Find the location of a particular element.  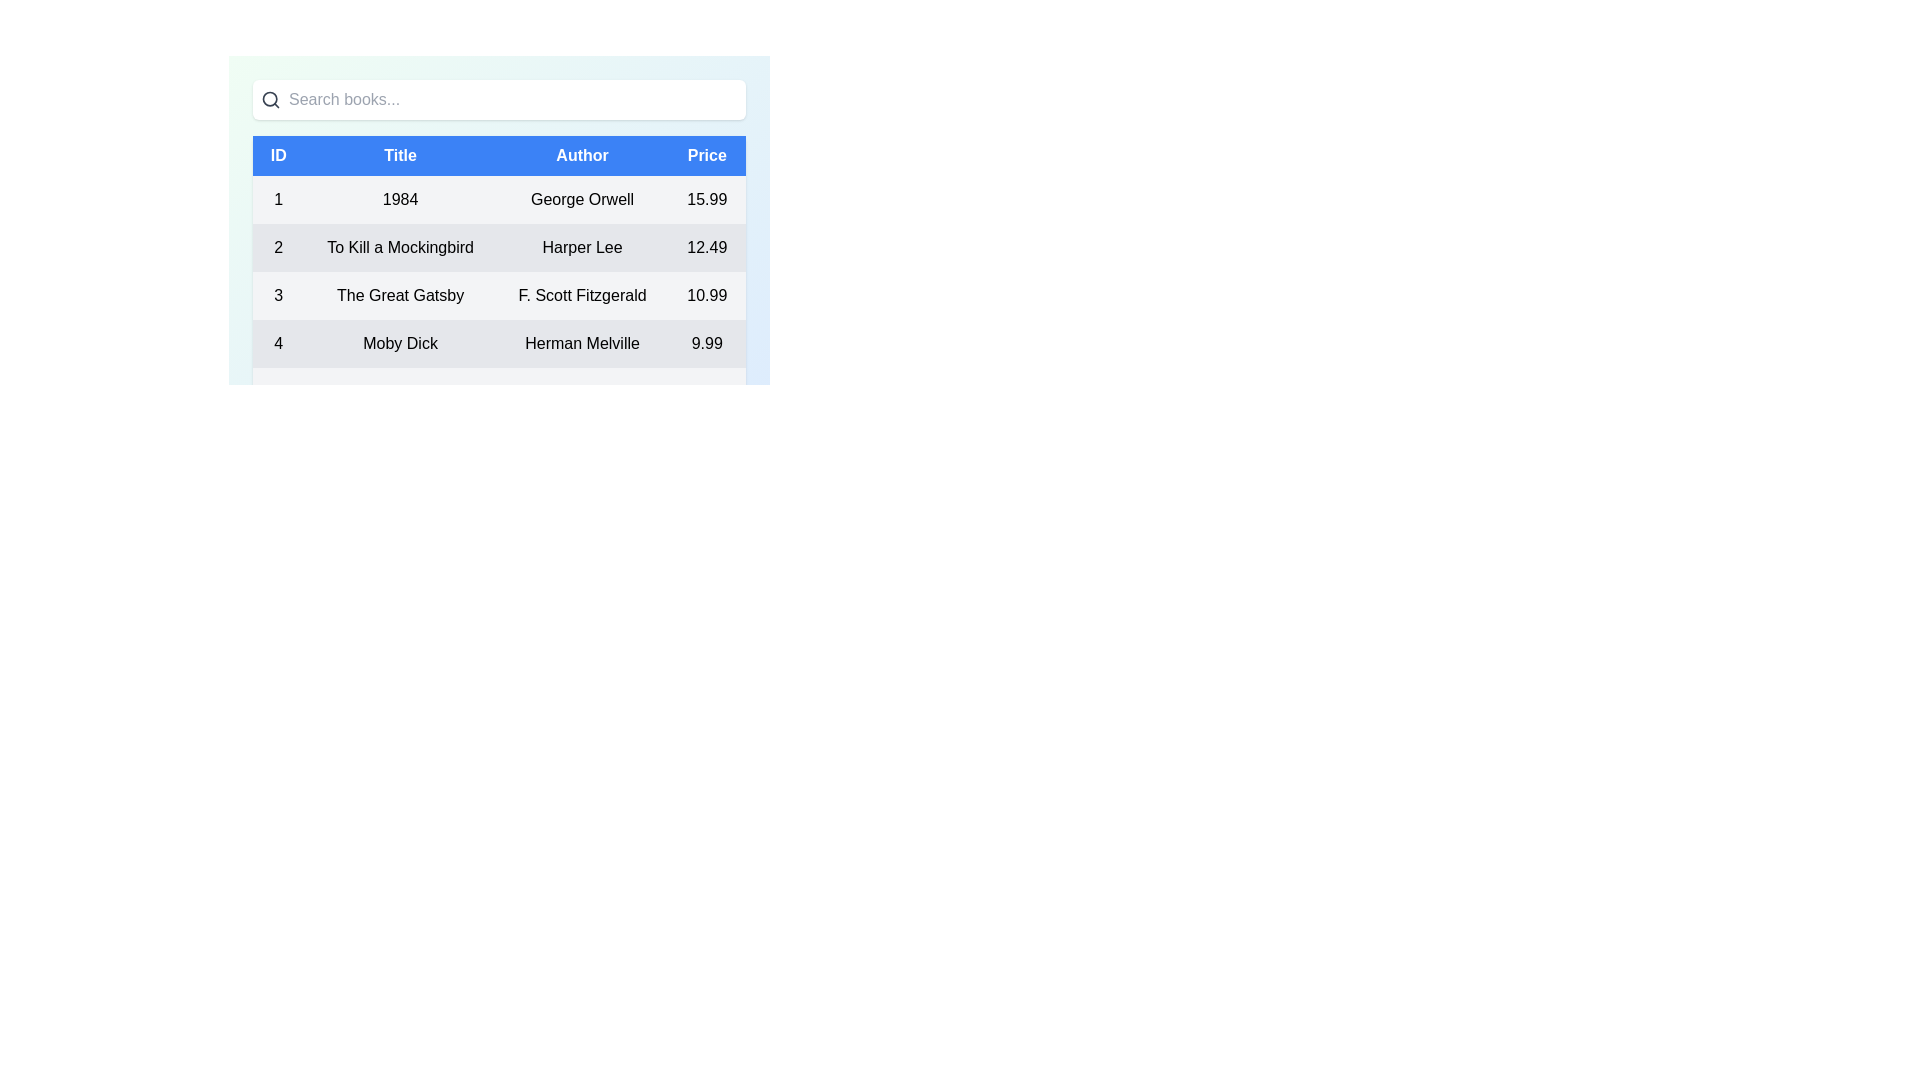

the 'ID' column header cell is located at coordinates (277, 154).